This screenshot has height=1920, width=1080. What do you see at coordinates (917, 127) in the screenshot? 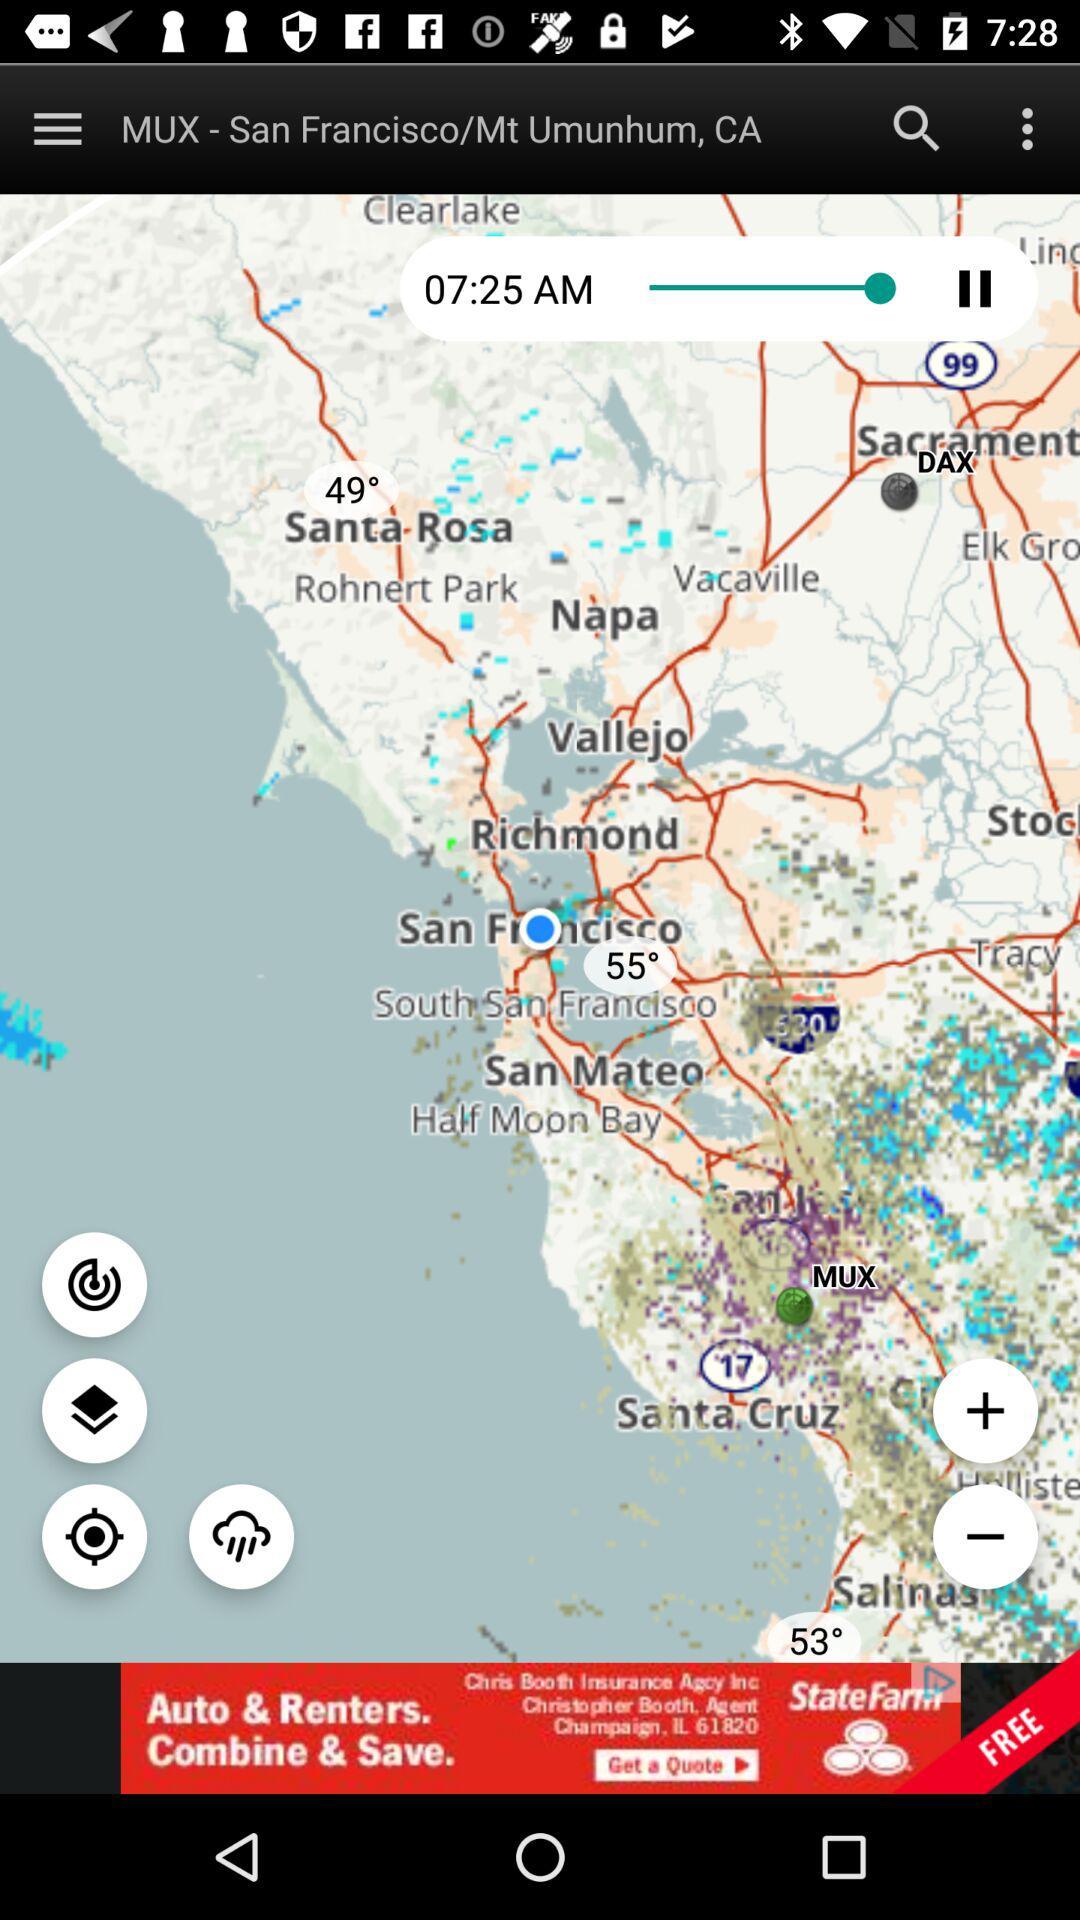
I see `the search icon` at bounding box center [917, 127].